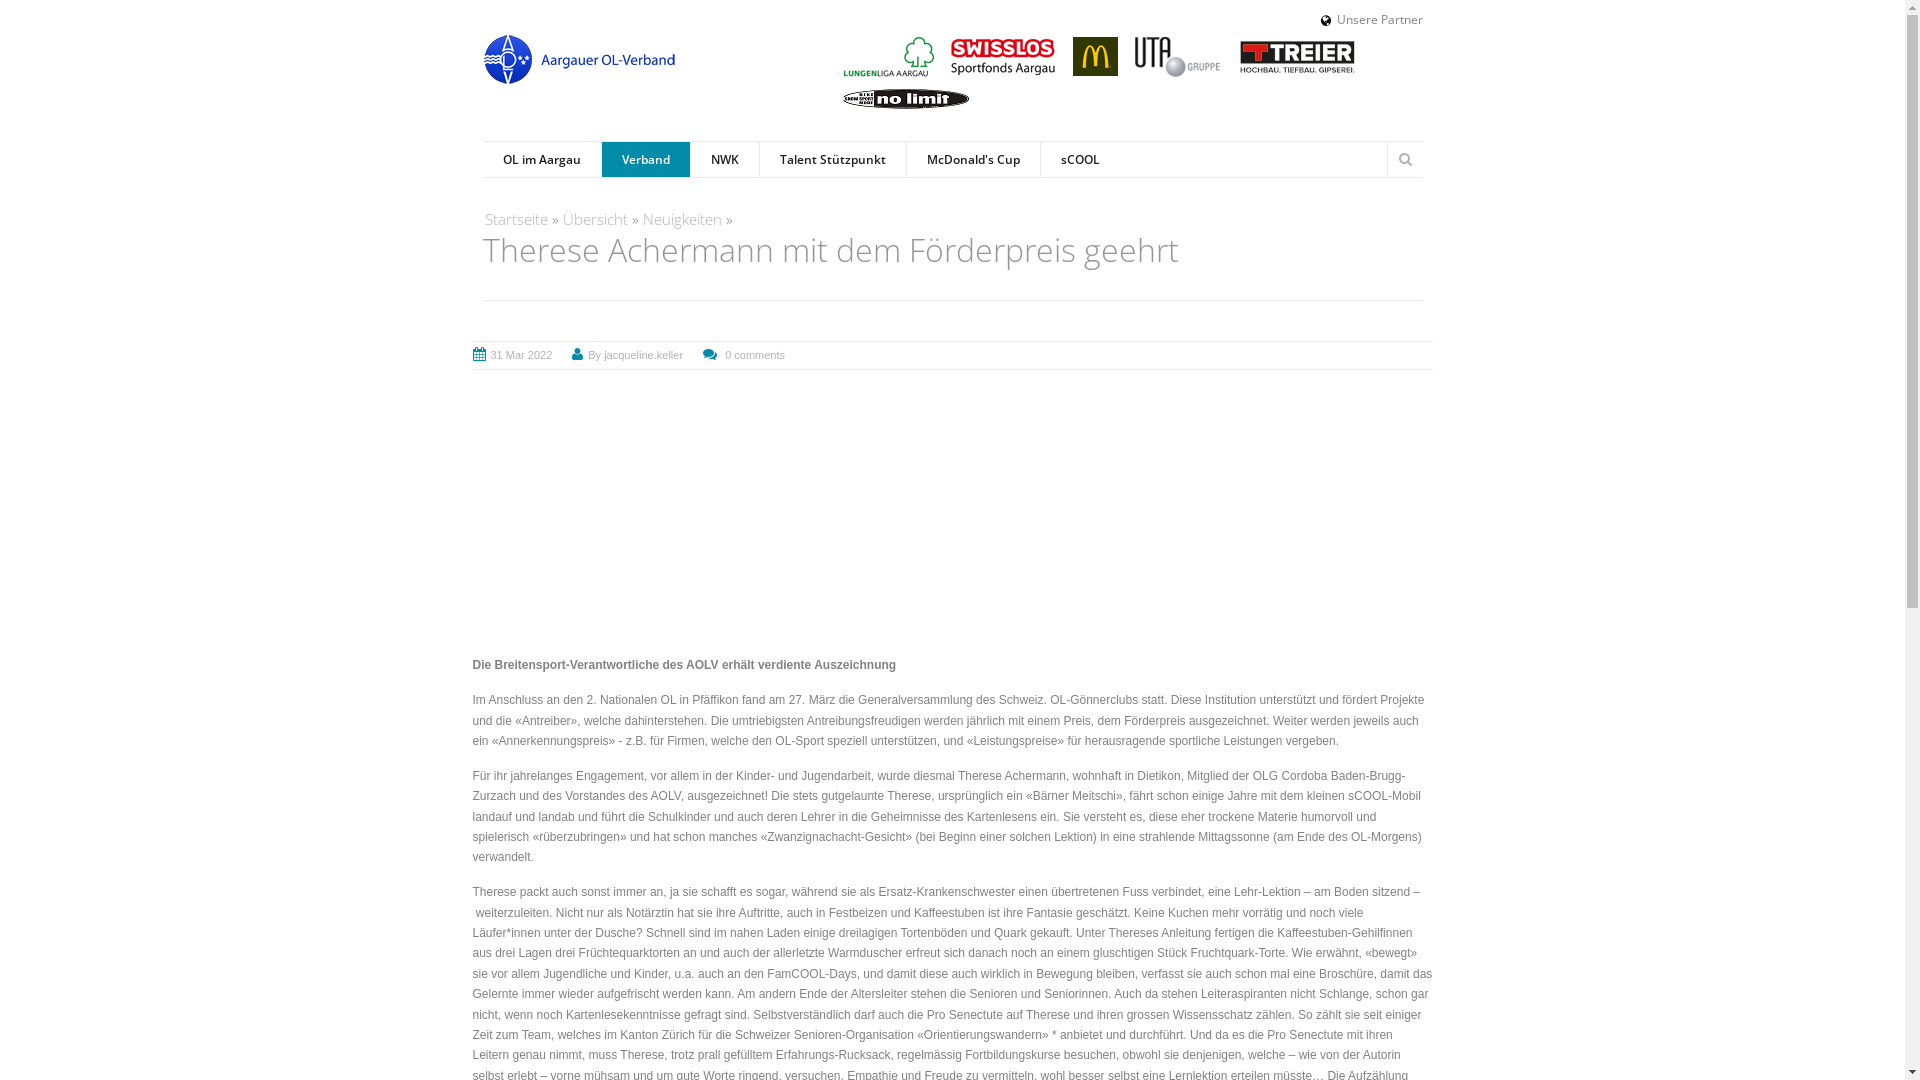 The height and width of the screenshot is (1080, 1920). I want to click on 'OL im Aargau', so click(481, 158).